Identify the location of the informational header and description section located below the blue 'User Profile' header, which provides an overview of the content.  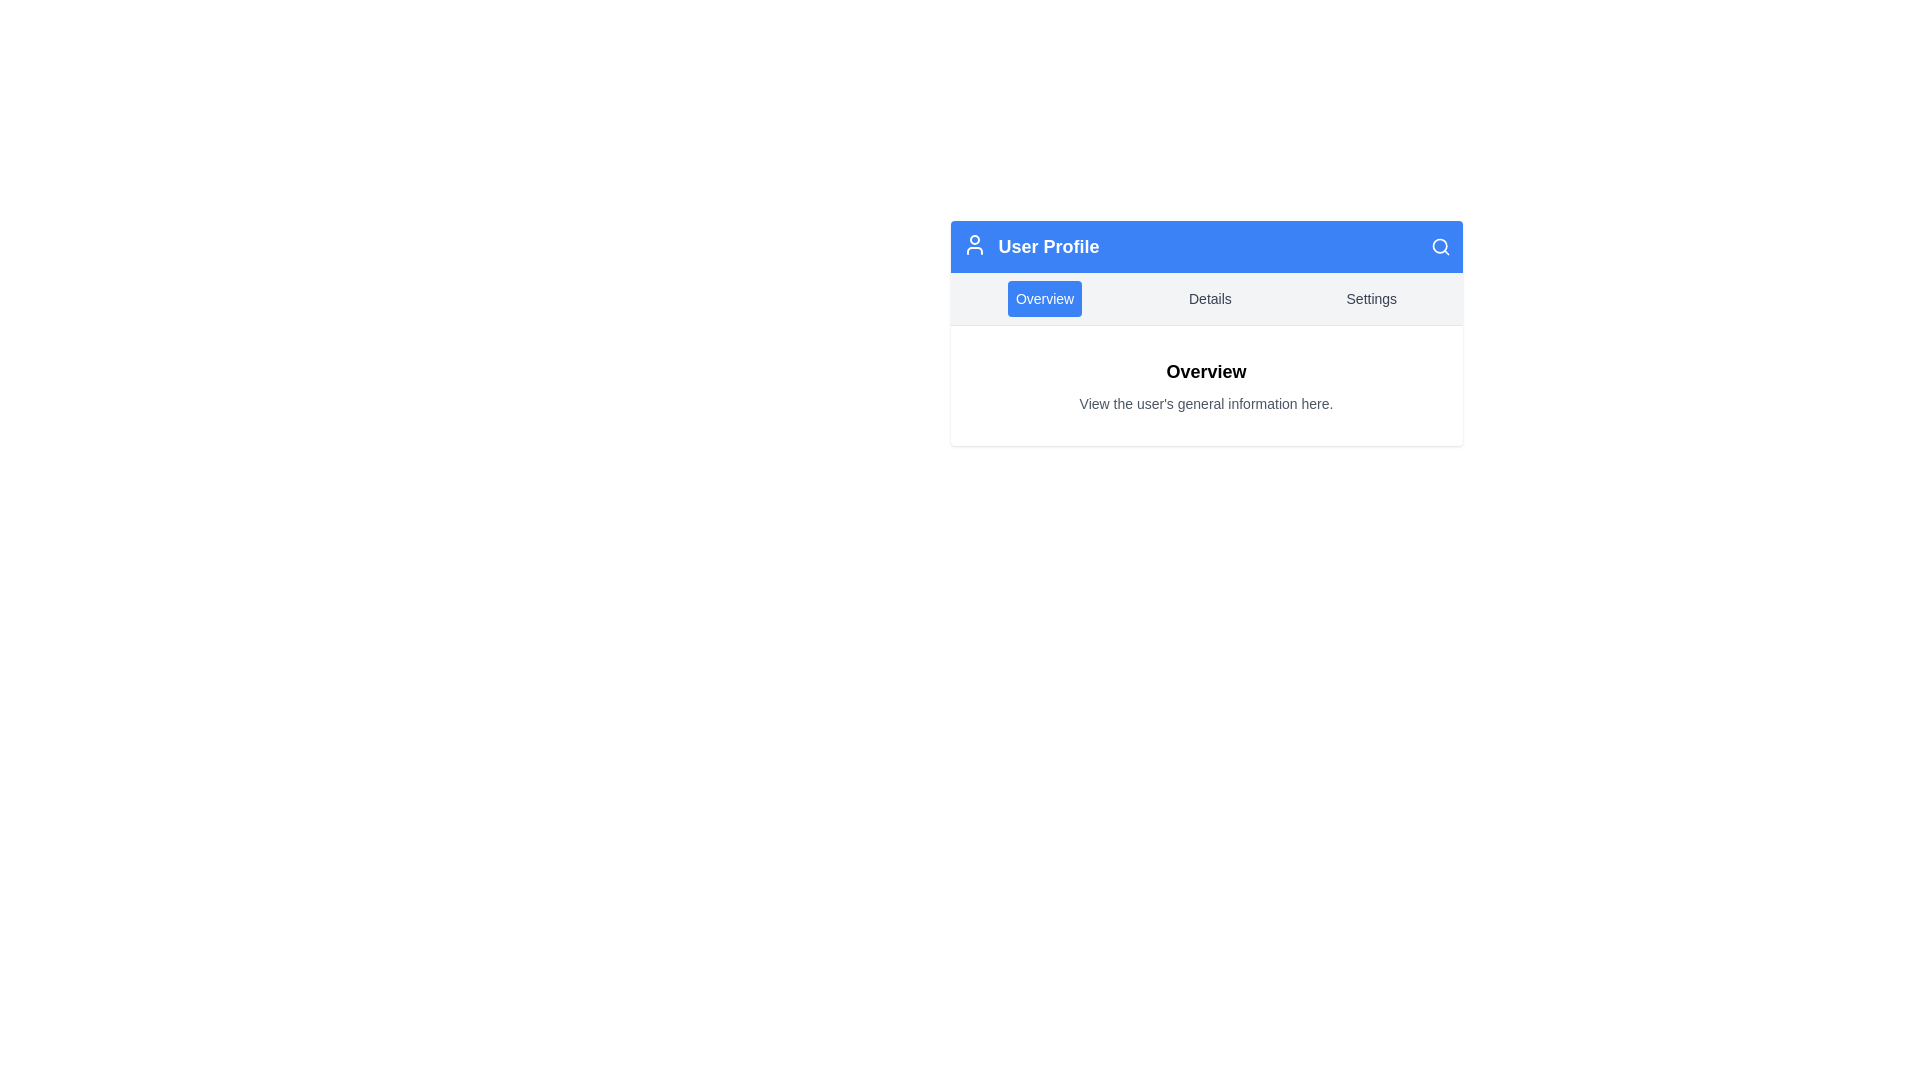
(1205, 385).